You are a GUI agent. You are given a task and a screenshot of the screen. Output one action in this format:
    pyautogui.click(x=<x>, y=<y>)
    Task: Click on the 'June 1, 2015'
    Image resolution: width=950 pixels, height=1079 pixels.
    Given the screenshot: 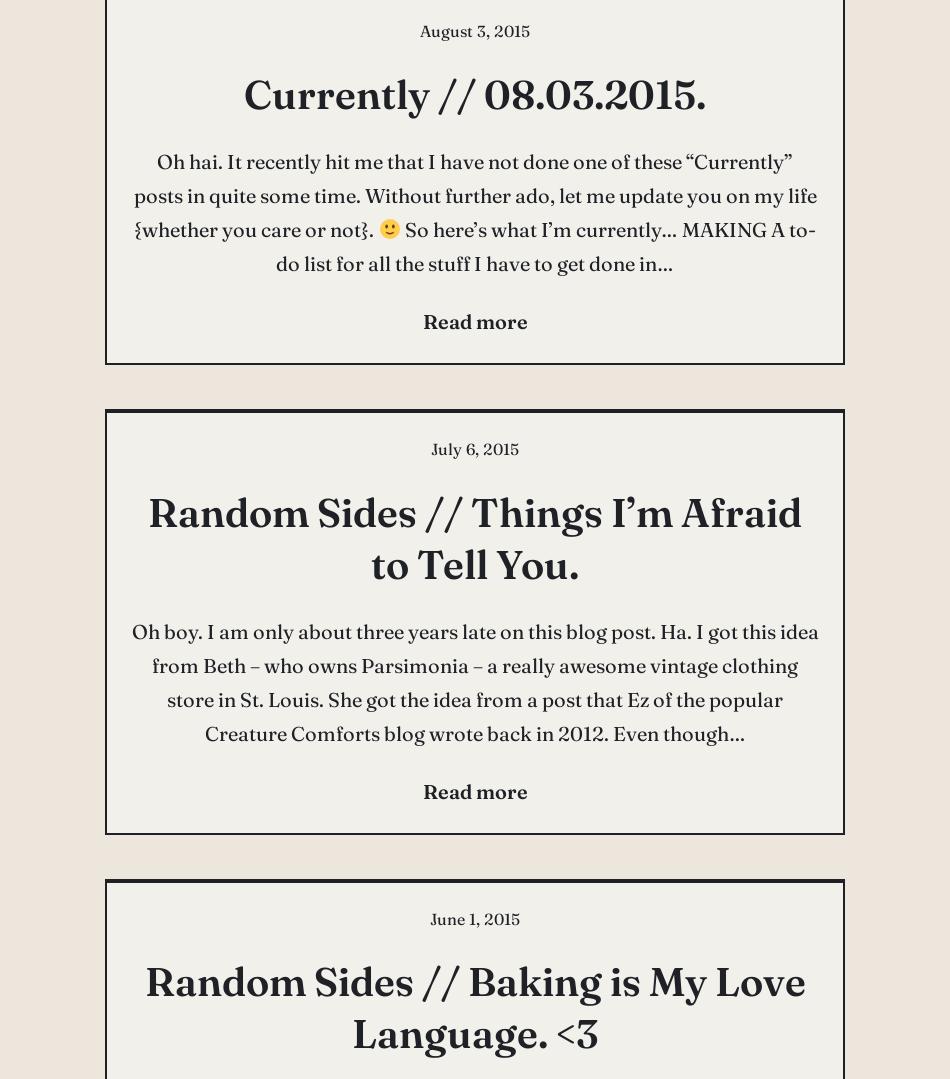 What is the action you would take?
    pyautogui.click(x=475, y=918)
    